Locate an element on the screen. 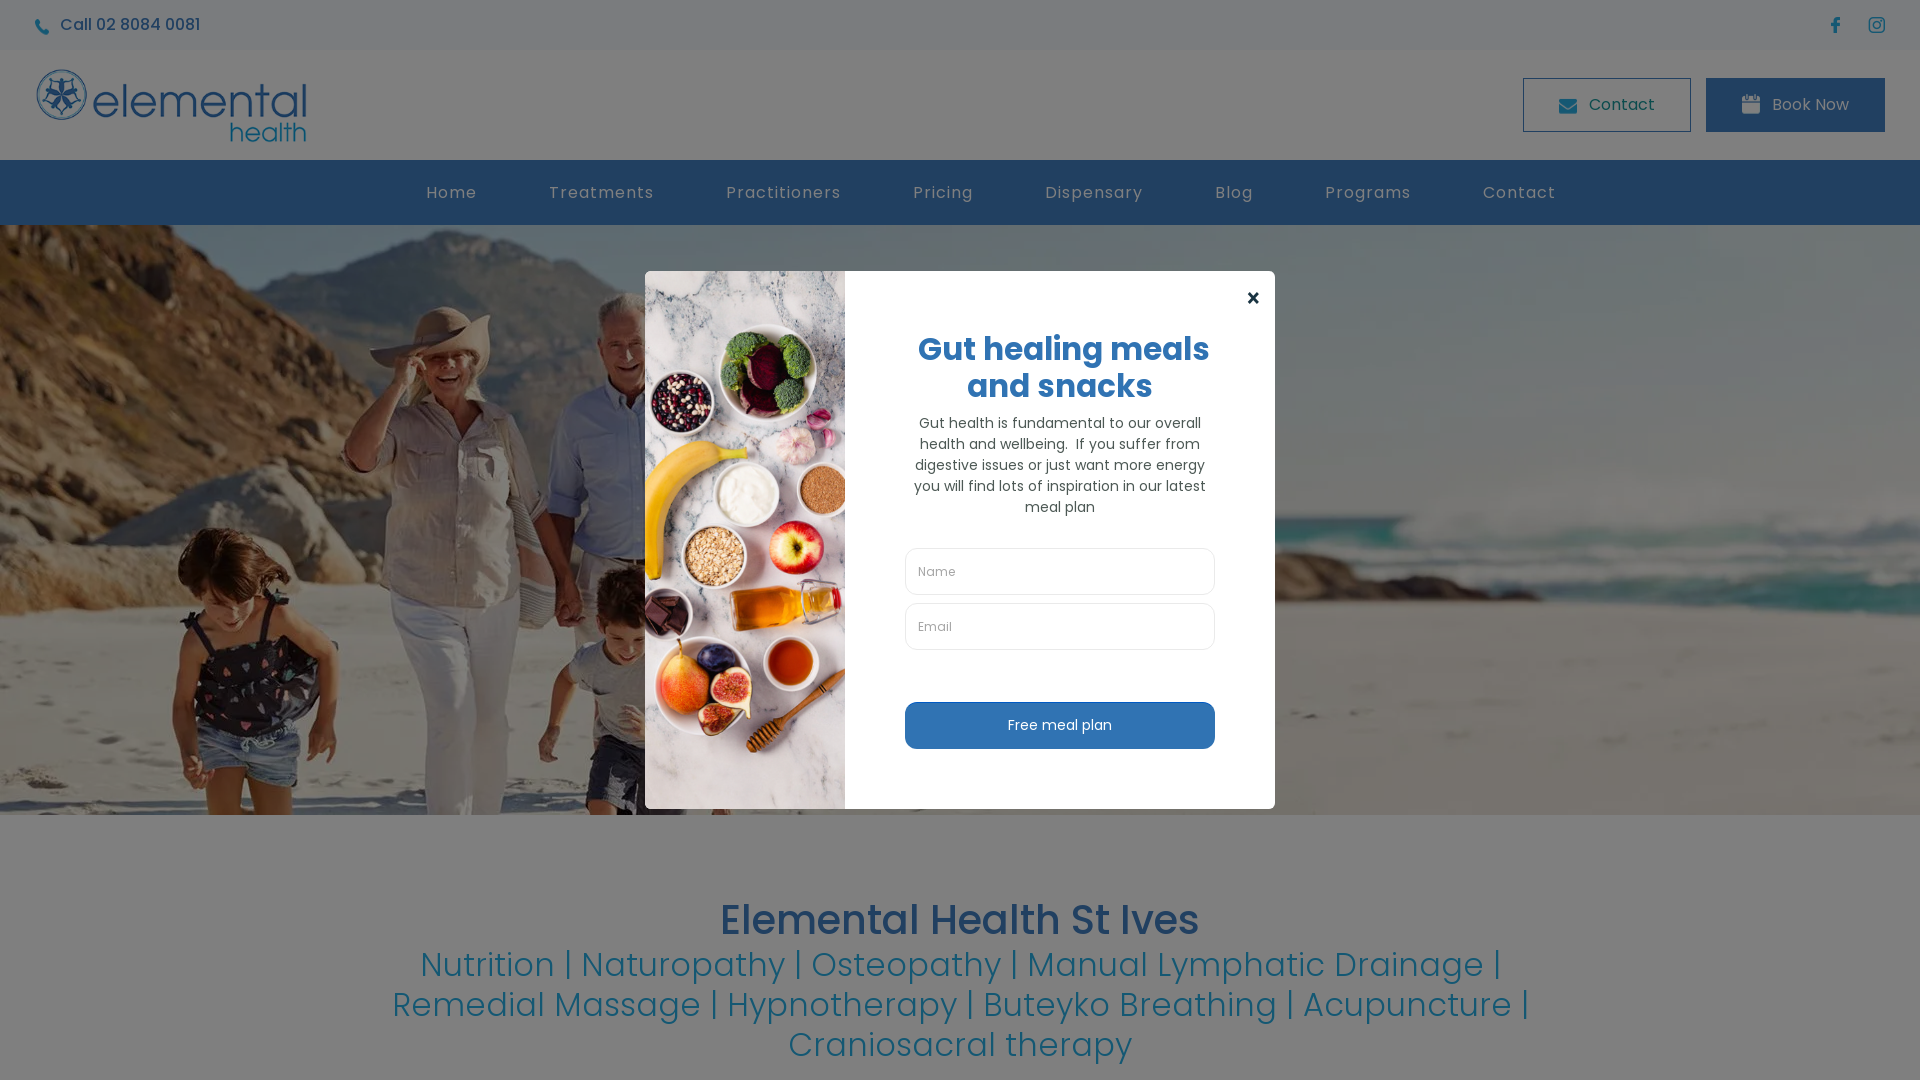 This screenshot has width=1920, height=1080. 'Book Now' is located at coordinates (1795, 104).